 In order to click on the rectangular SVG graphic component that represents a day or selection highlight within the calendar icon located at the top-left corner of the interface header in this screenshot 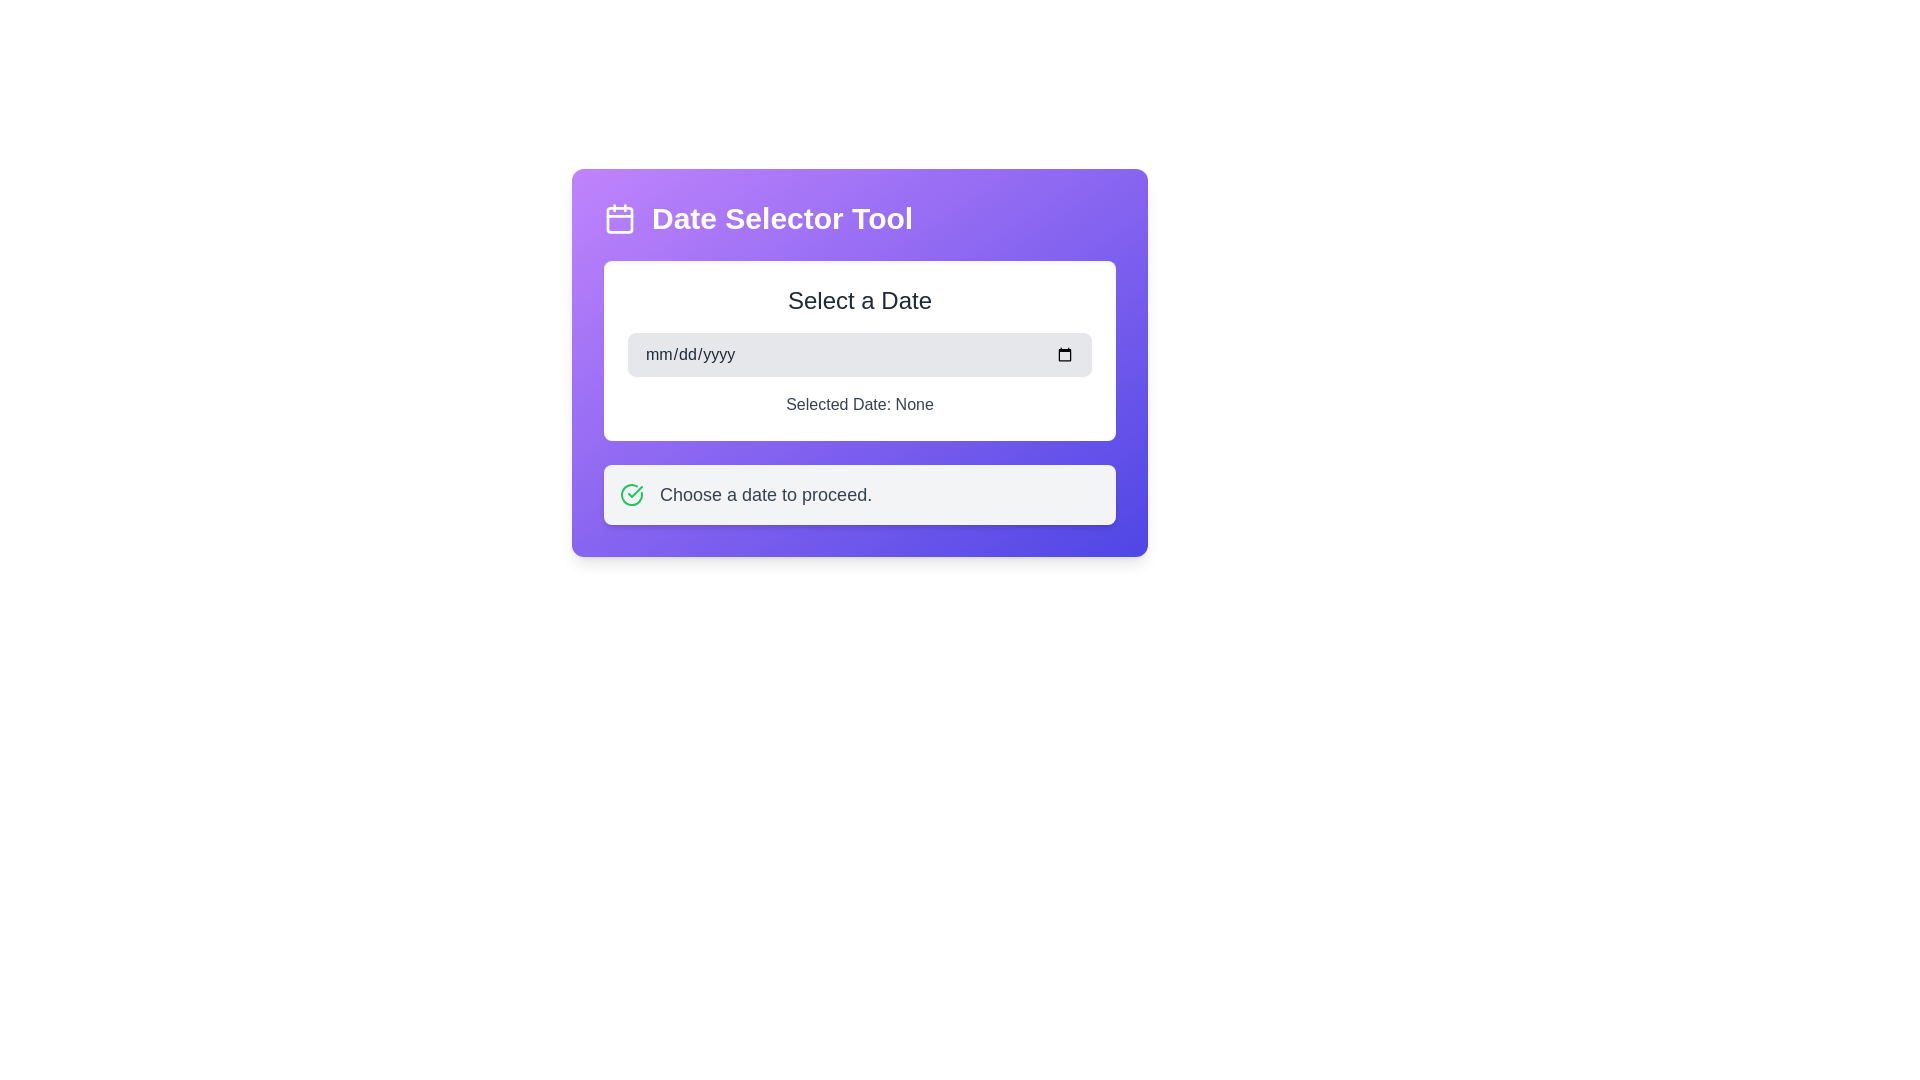, I will do `click(618, 219)`.